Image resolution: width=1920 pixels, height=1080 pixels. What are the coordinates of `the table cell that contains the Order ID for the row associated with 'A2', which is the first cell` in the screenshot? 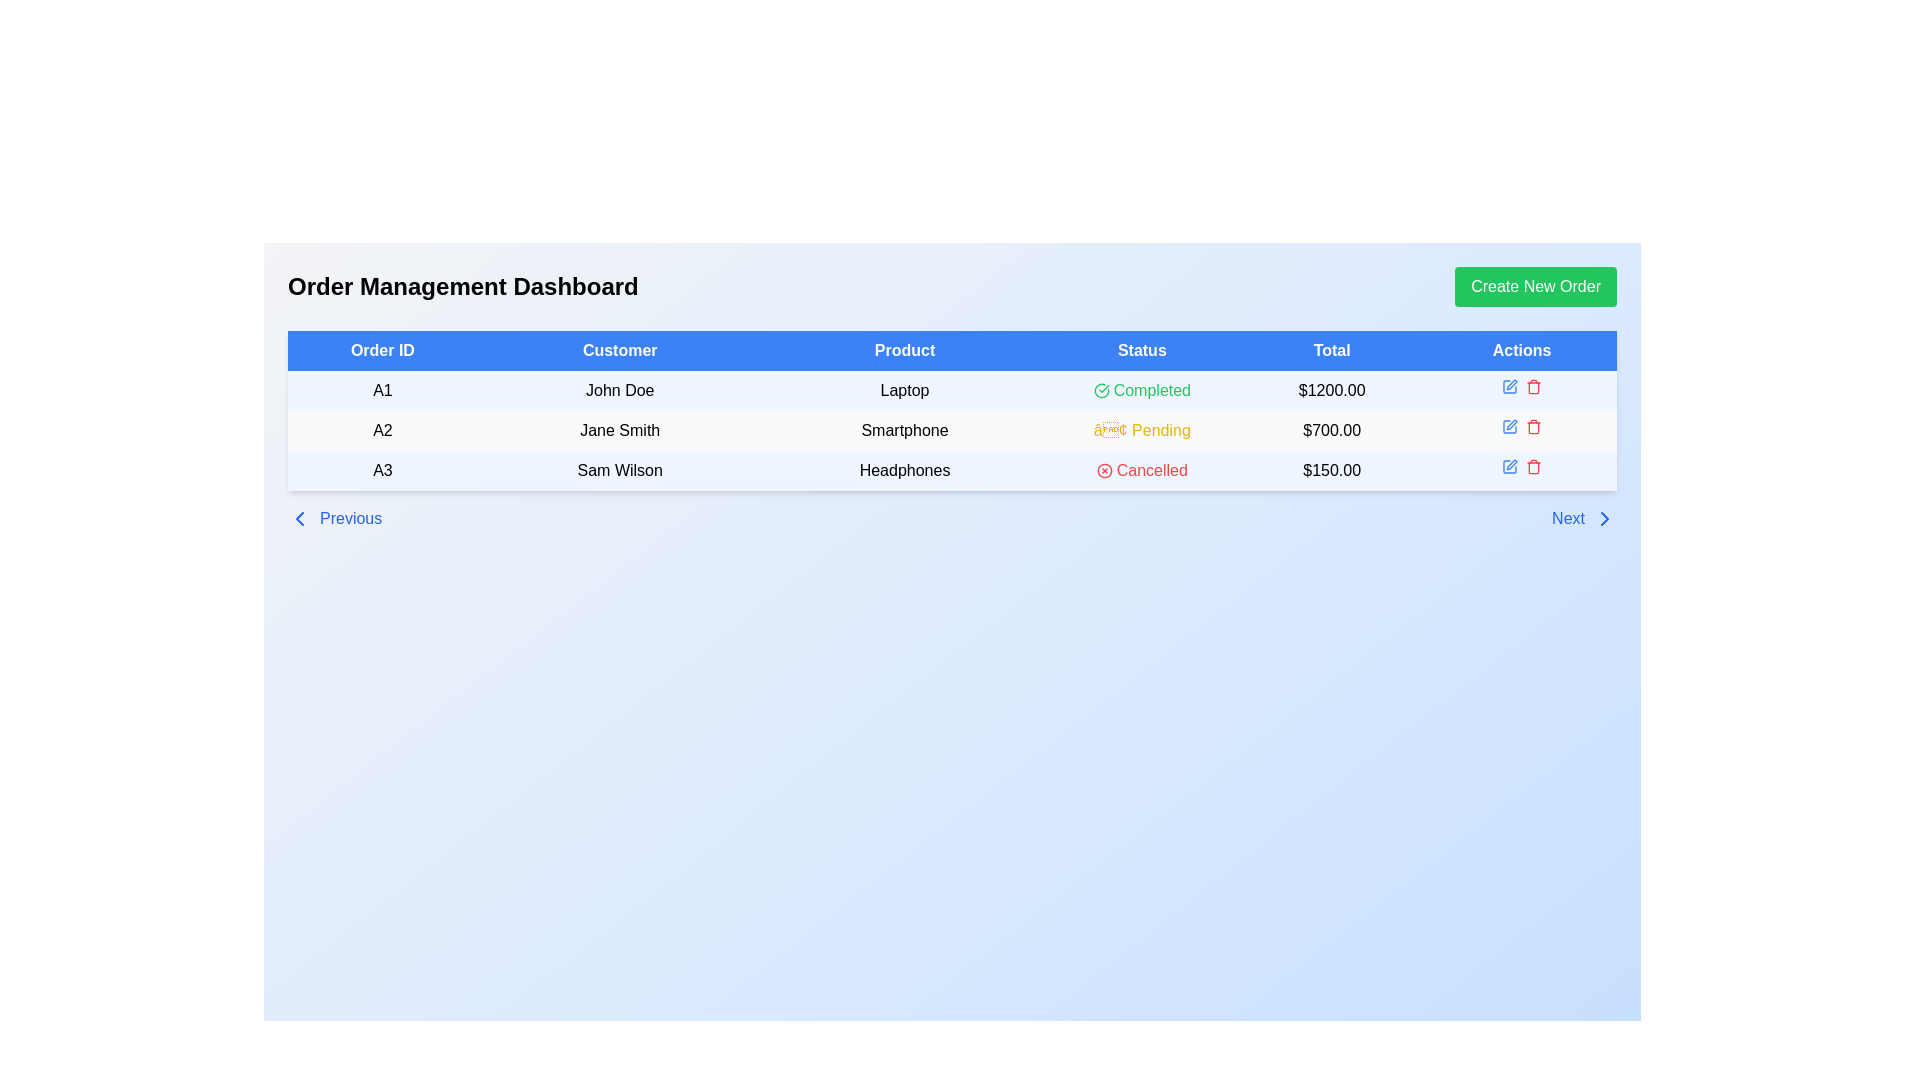 It's located at (382, 430).